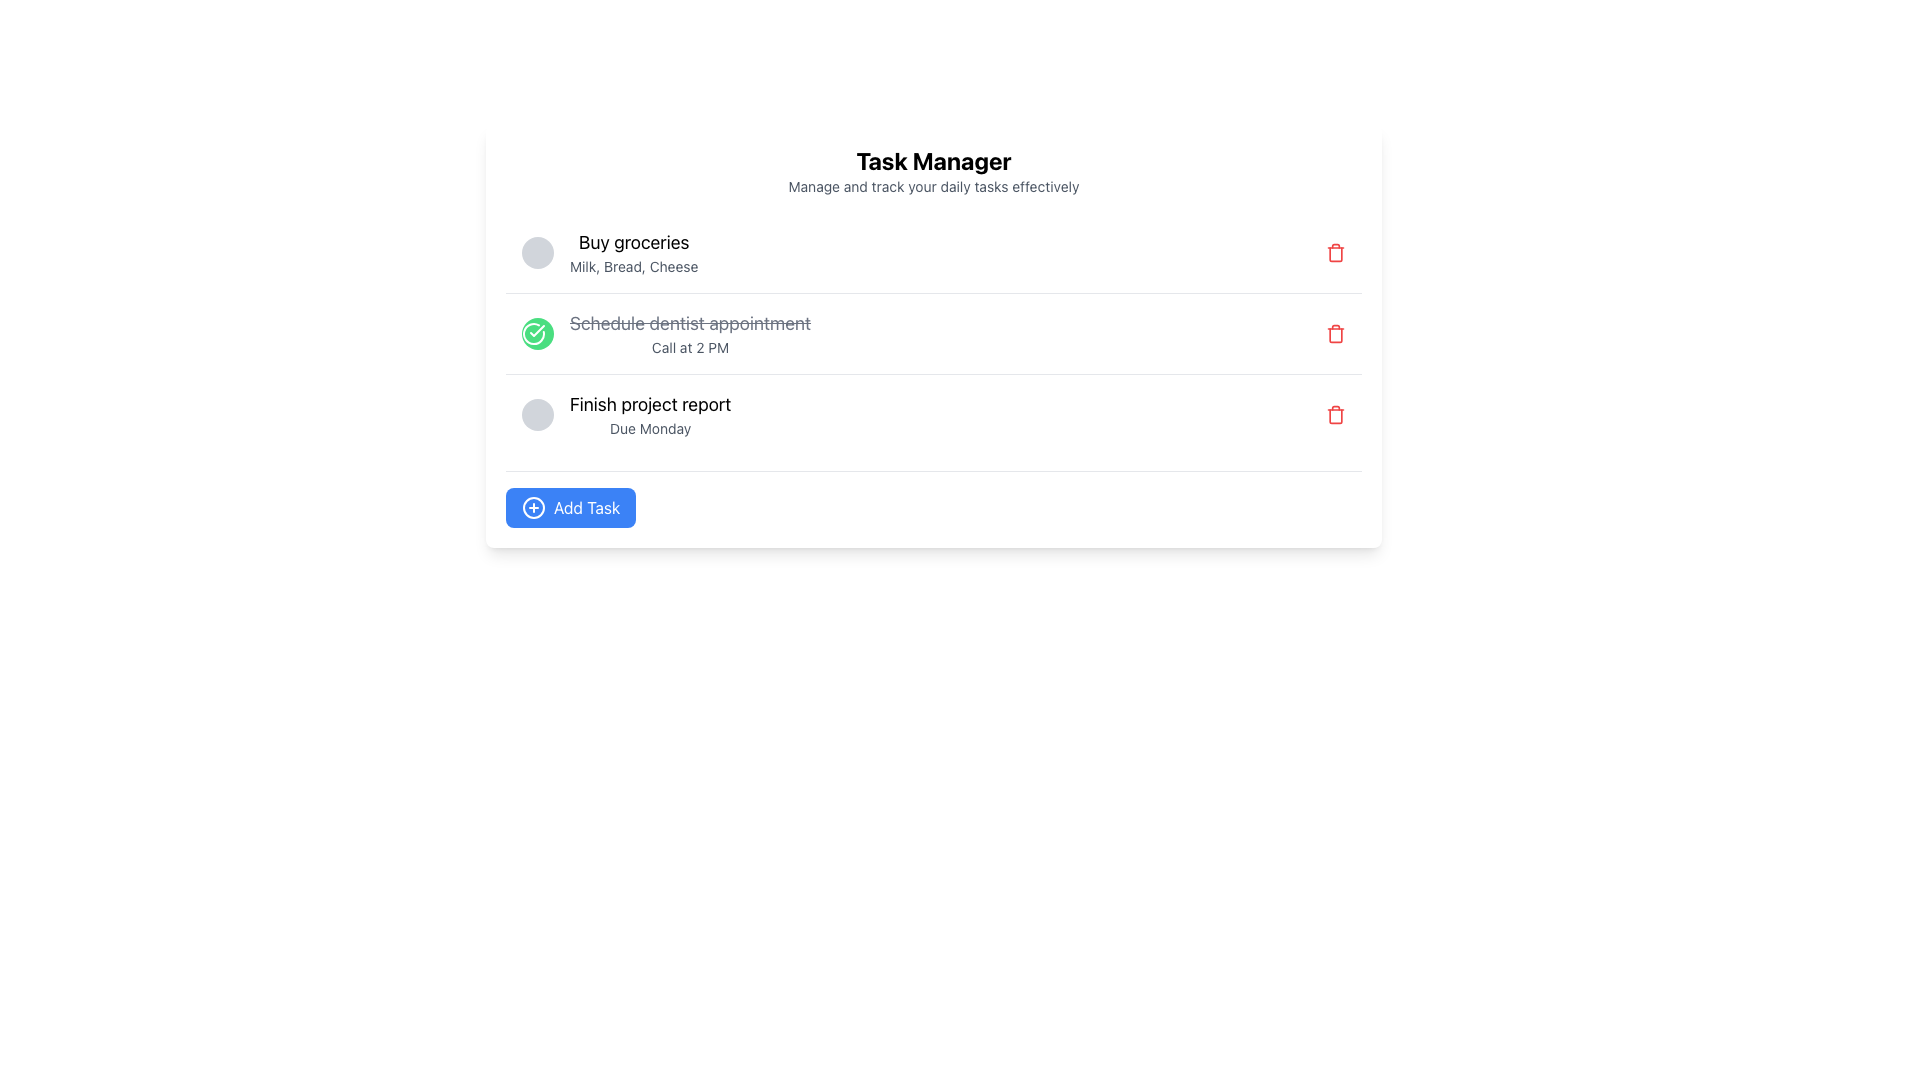 Image resolution: width=1920 pixels, height=1080 pixels. I want to click on text label displaying 'Due Monday' located directly beneath the task title 'Finish project report' in the task list interface, so click(650, 427).